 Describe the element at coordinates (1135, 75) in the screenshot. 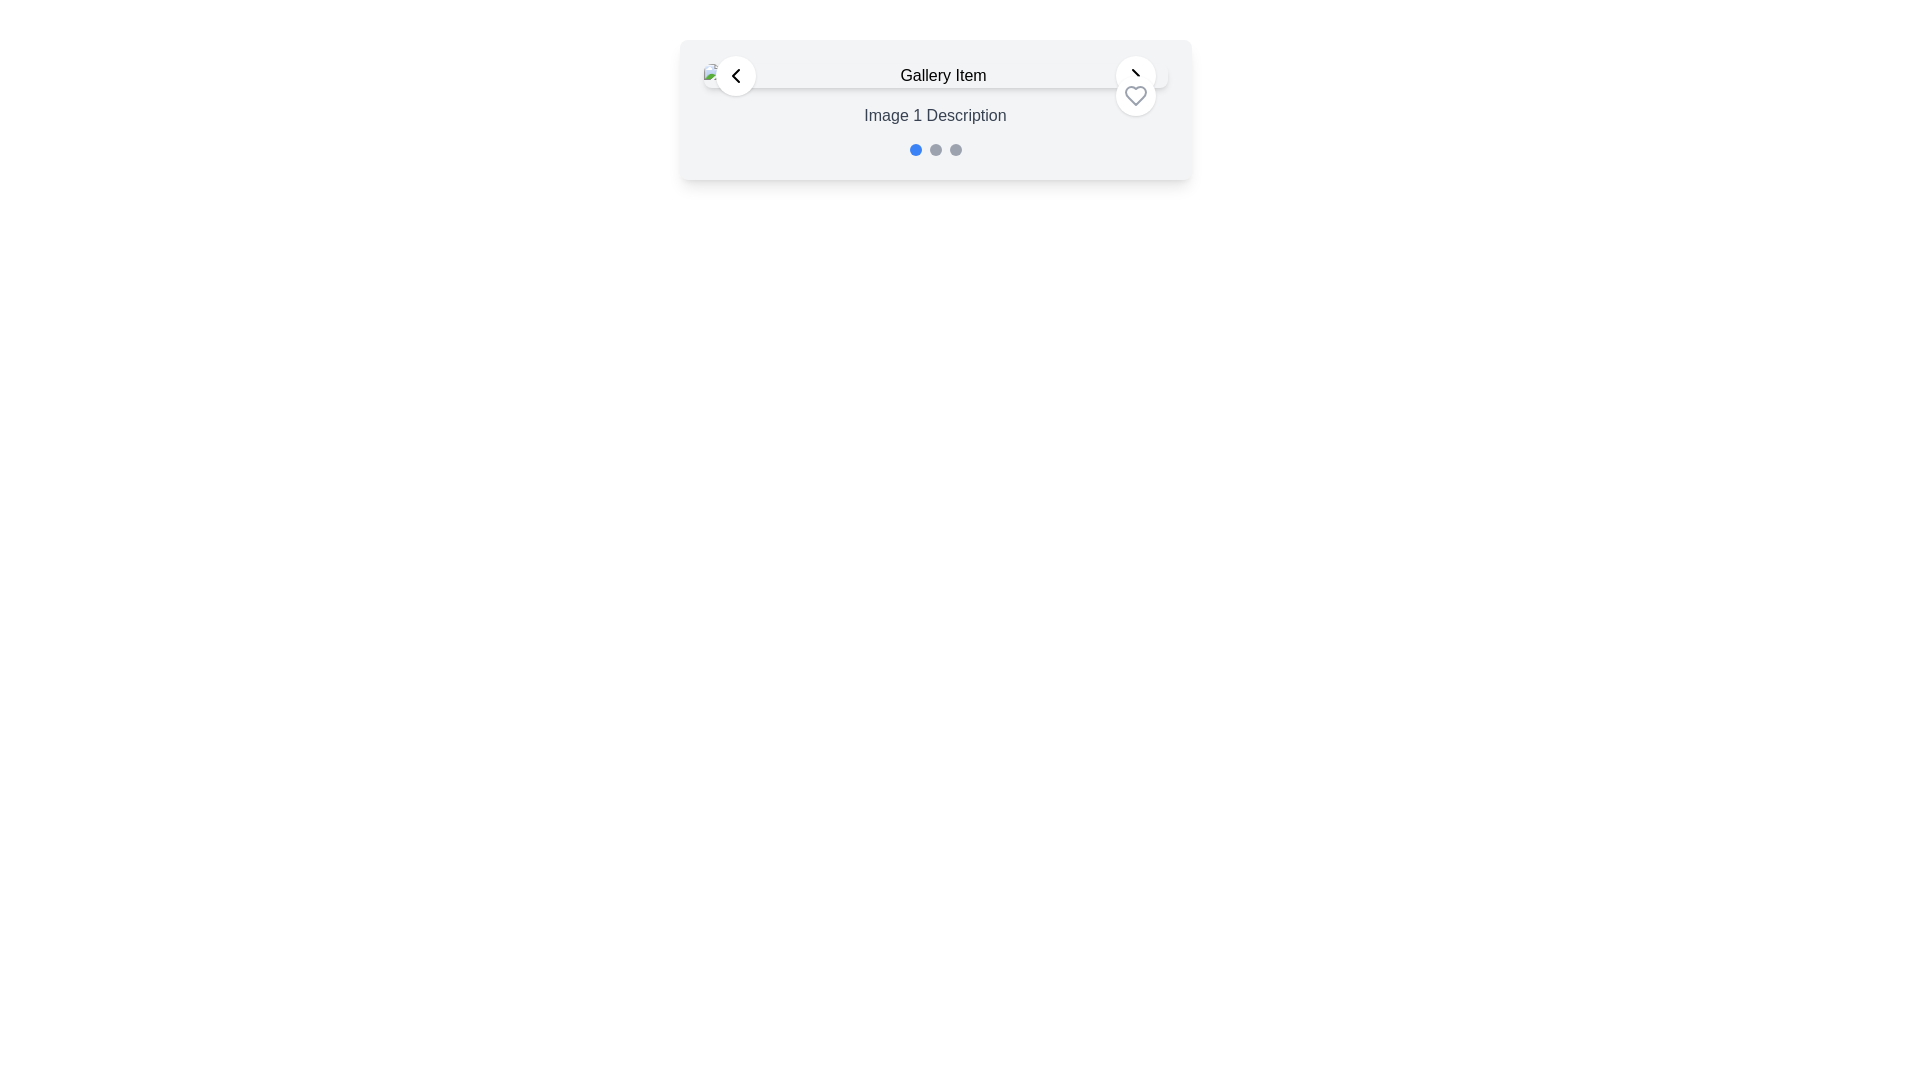

I see `the 'Next' button located at the top-right corner of the gallery item` at that location.